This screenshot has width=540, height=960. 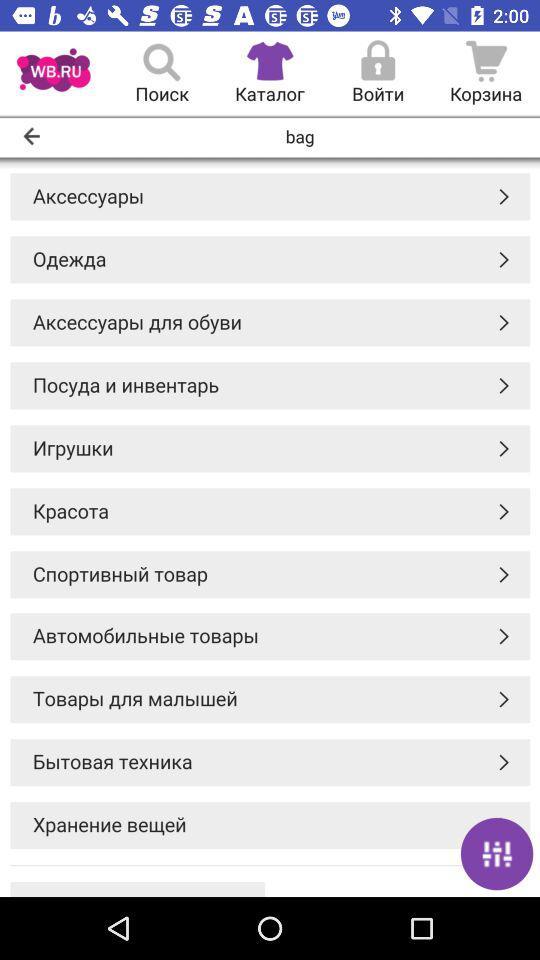 I want to click on the arrow_backward icon, so click(x=30, y=135).